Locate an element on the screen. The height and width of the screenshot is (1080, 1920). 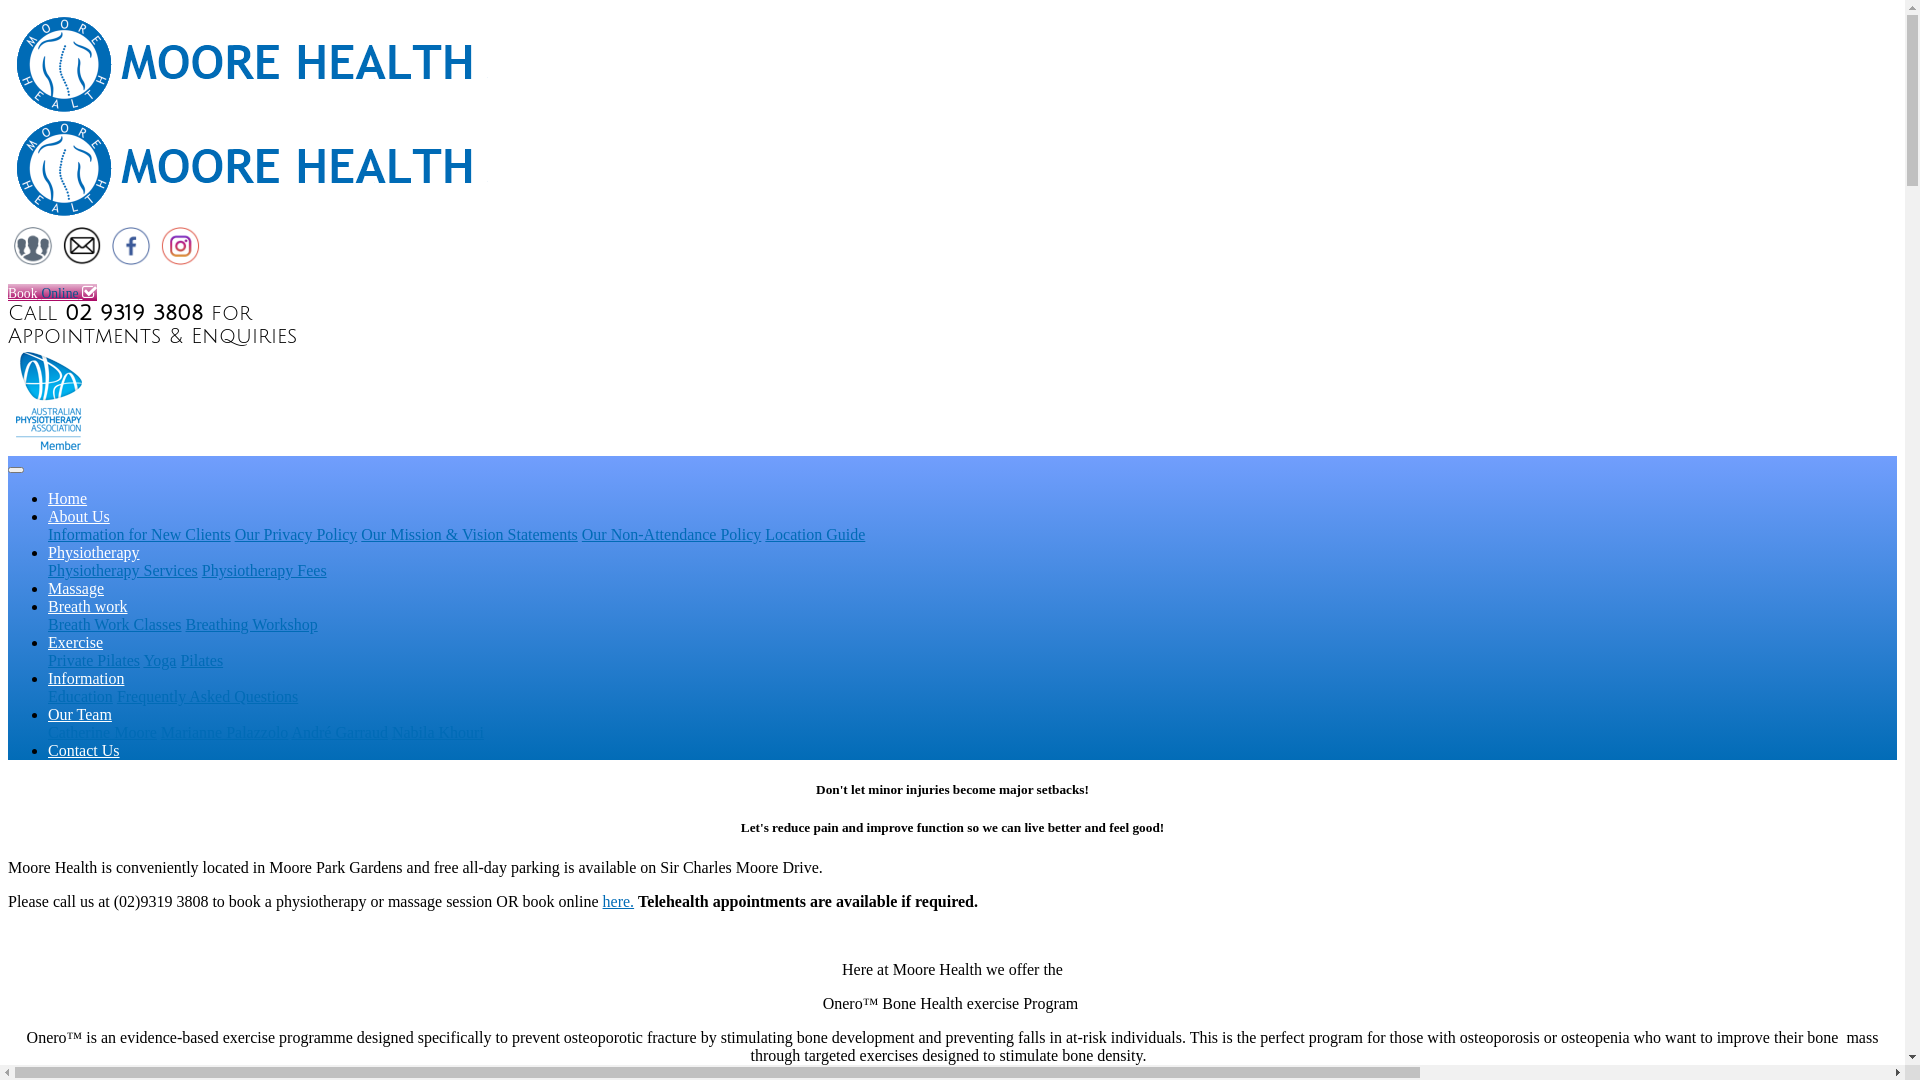
'Catherine Moore' is located at coordinates (101, 732).